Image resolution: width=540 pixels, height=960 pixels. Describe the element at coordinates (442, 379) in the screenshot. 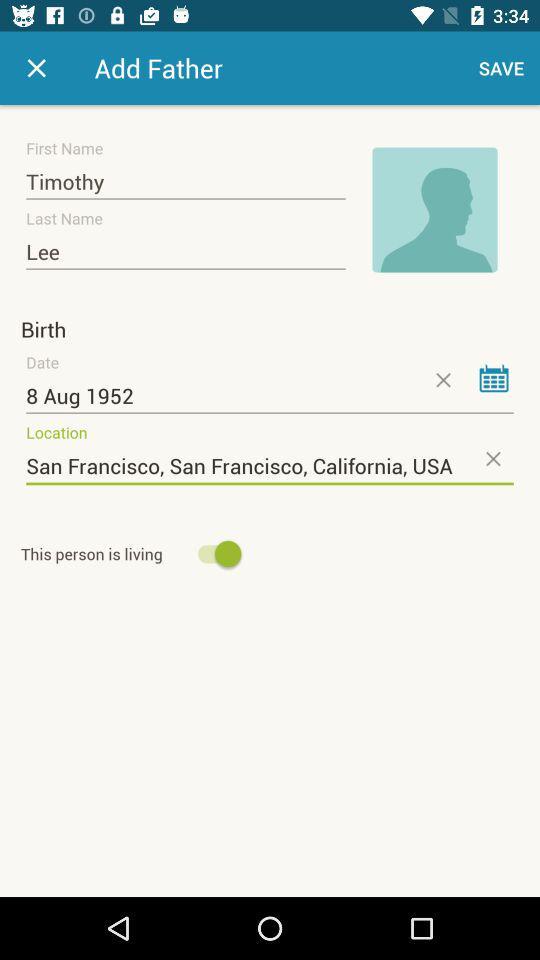

I see `delete` at that location.